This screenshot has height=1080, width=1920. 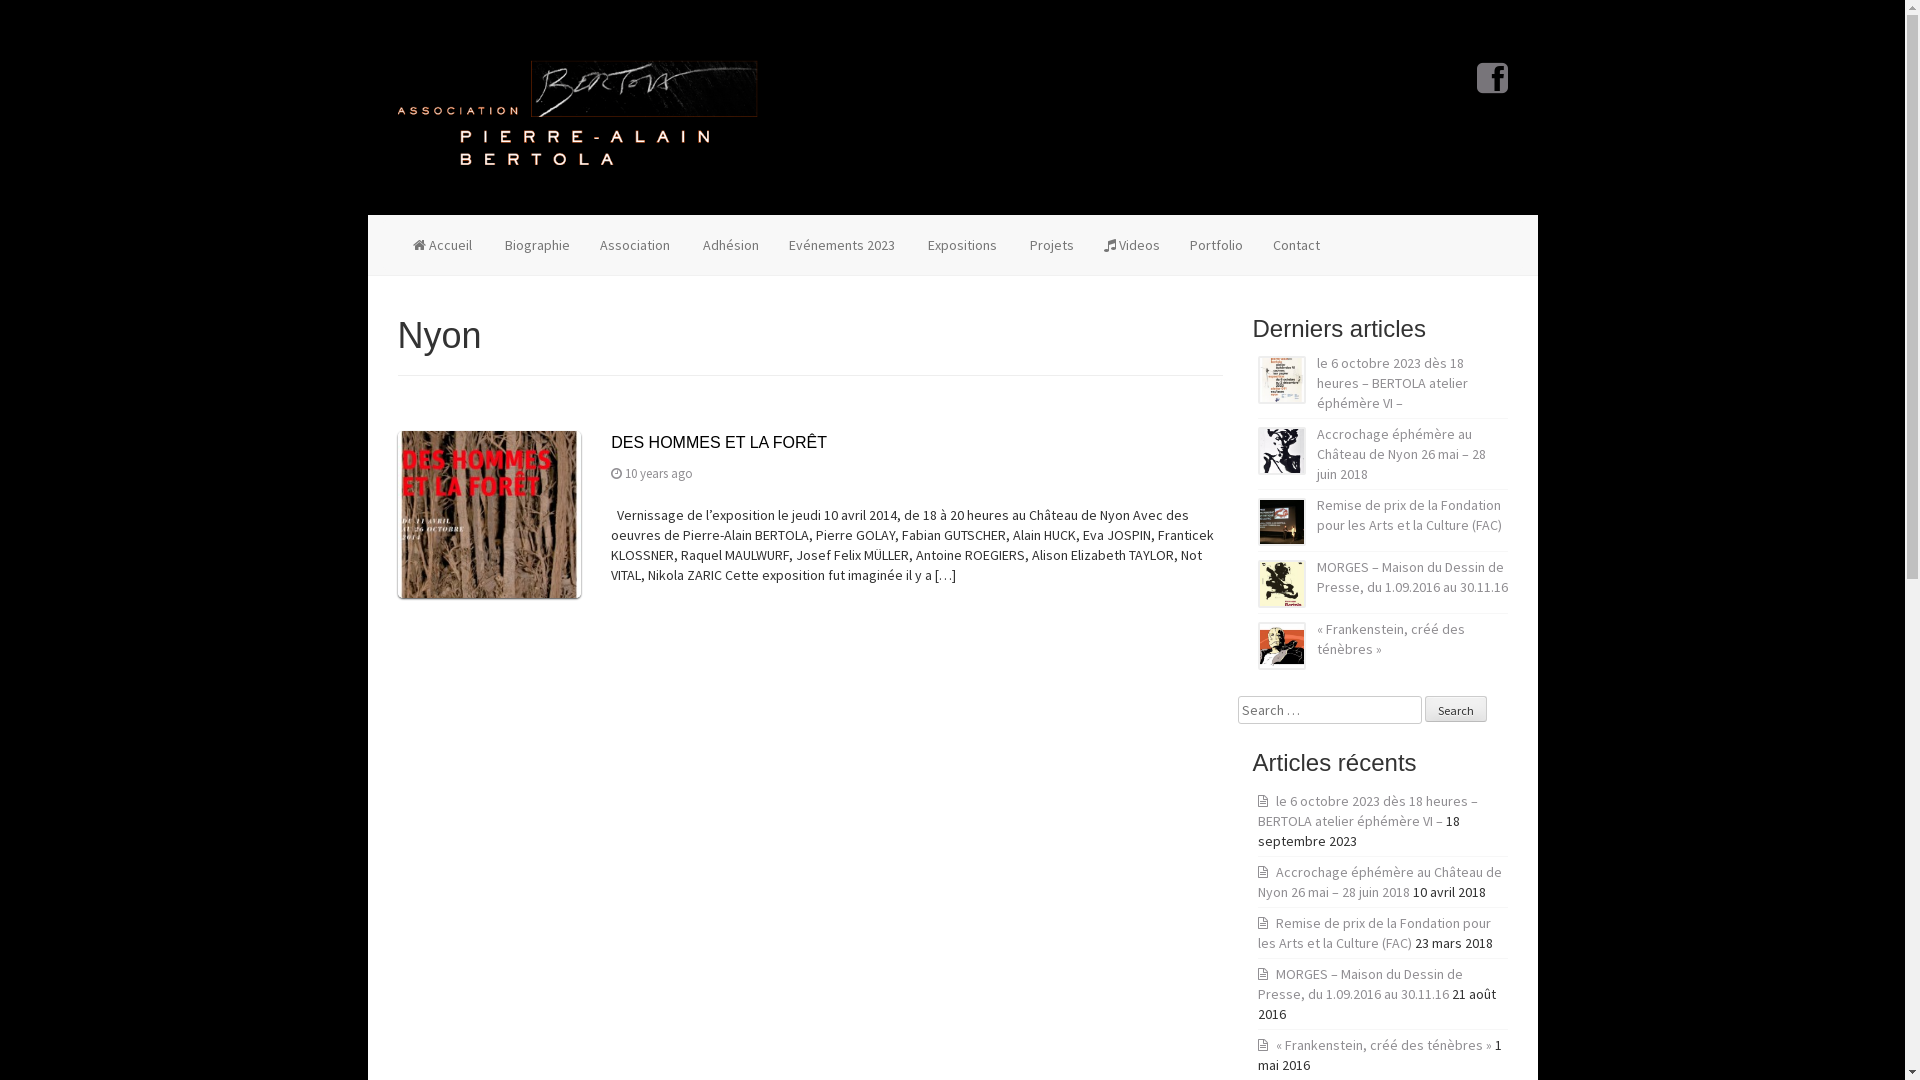 What do you see at coordinates (576, 112) in the screenshot?
I see `'Association Pierre-Alain Bertola'` at bounding box center [576, 112].